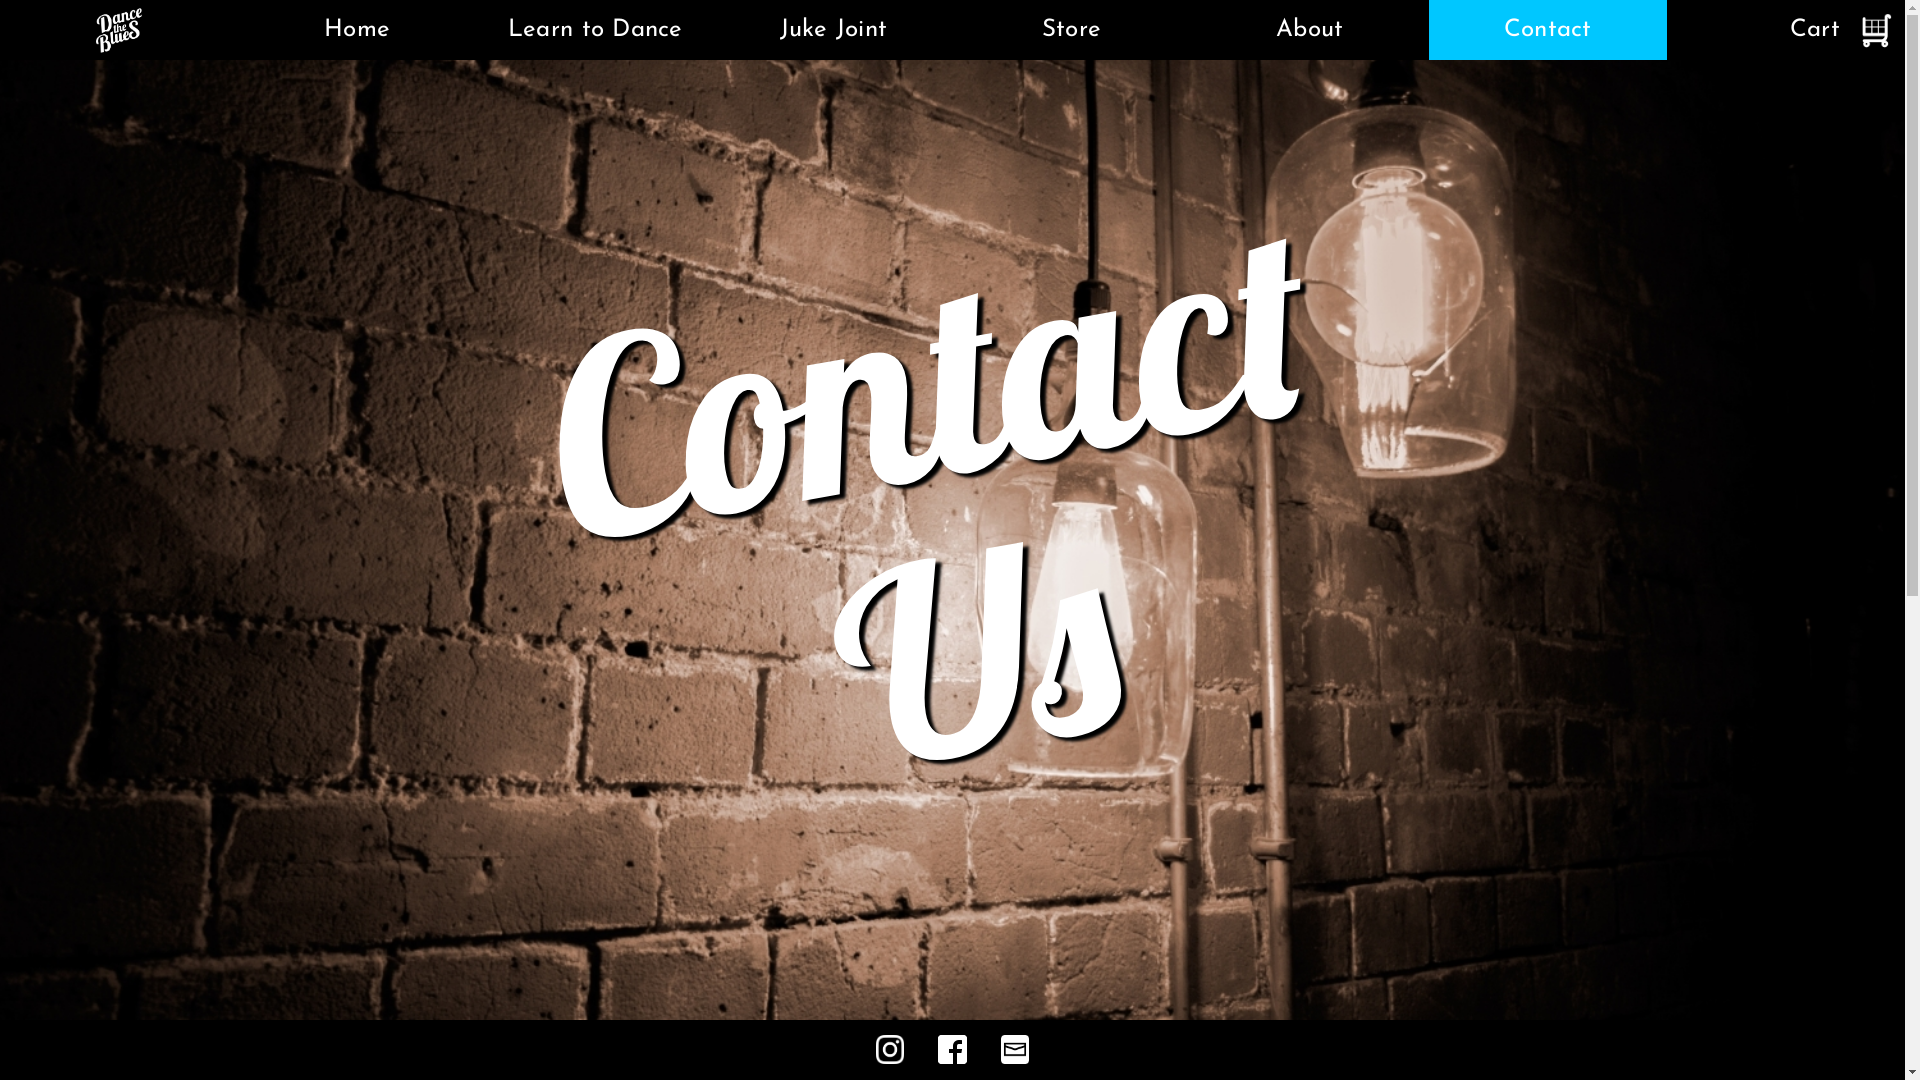 Image resolution: width=1920 pixels, height=1080 pixels. I want to click on 'Cart', so click(1785, 30).